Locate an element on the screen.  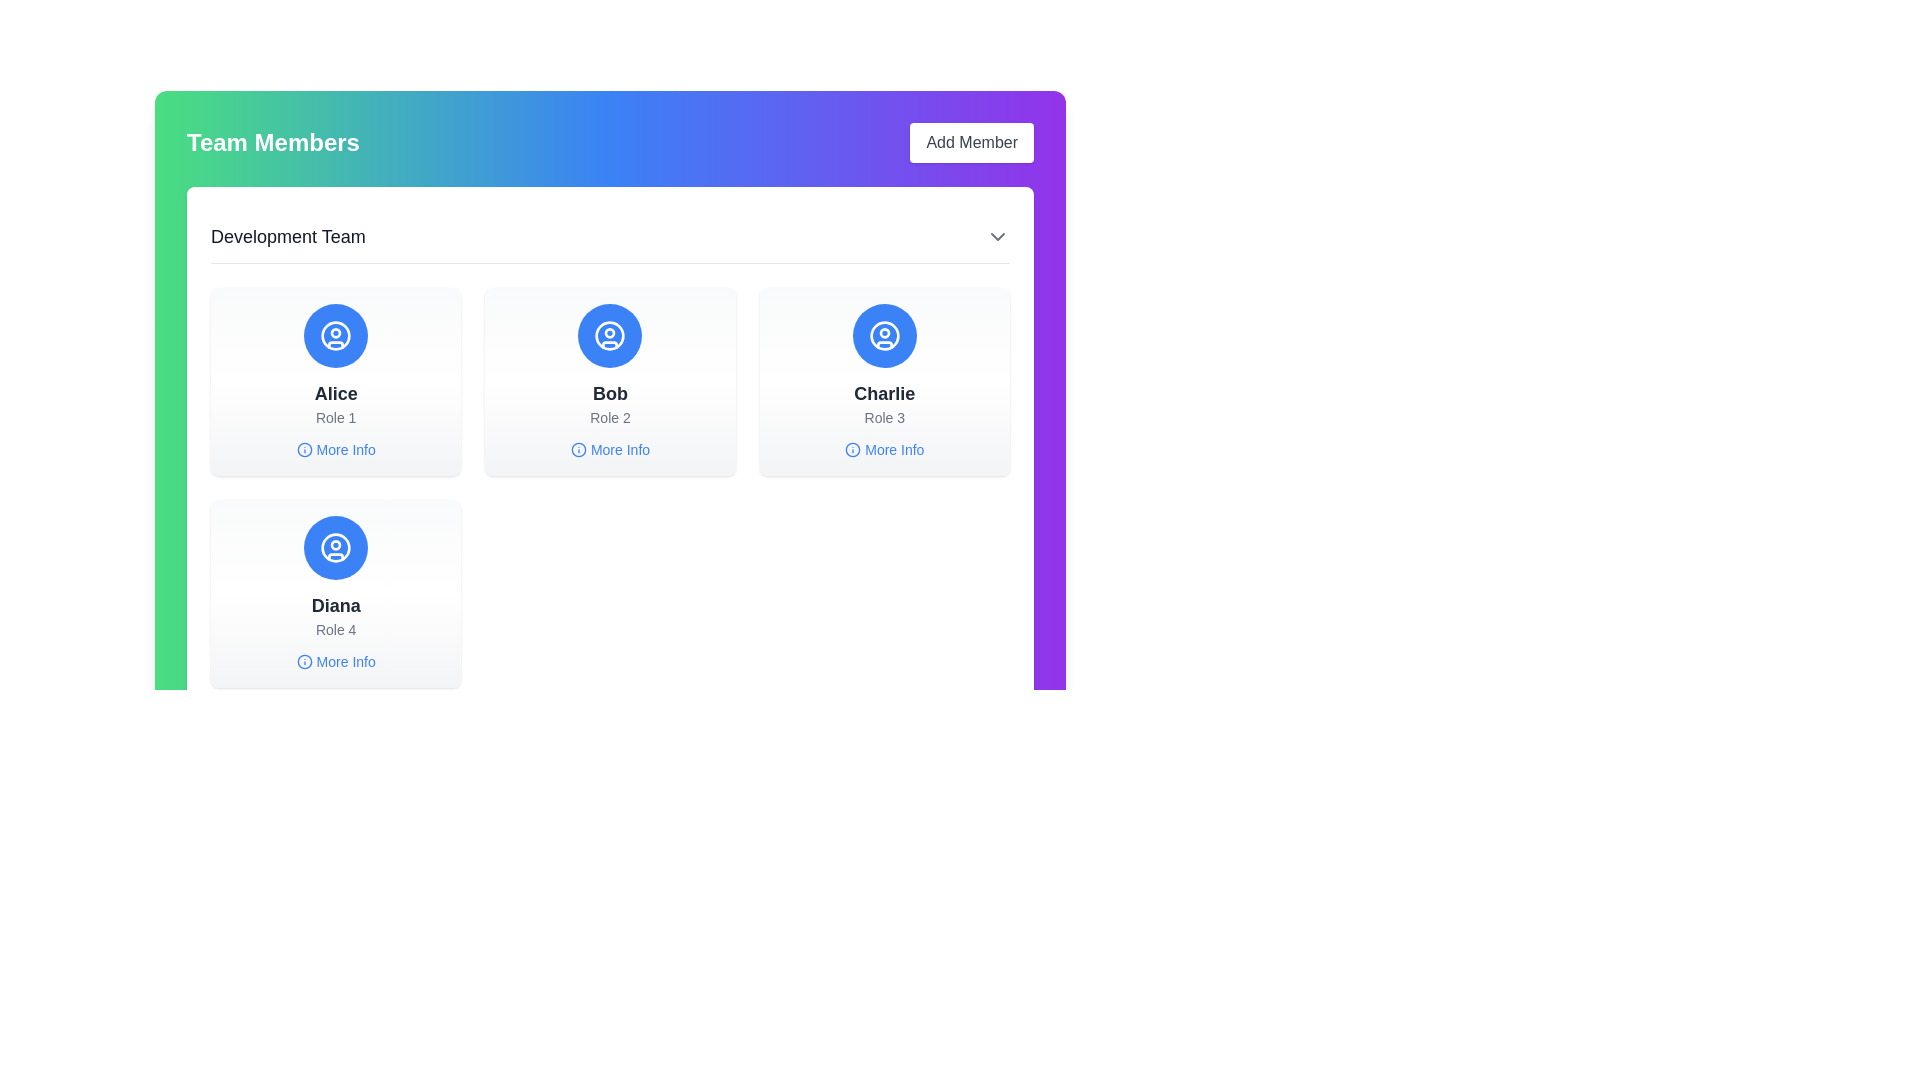
the static text element displaying 'Role 1' located within the card for 'Alice', positioned below her name and above the 'More Info' button is located at coordinates (336, 416).